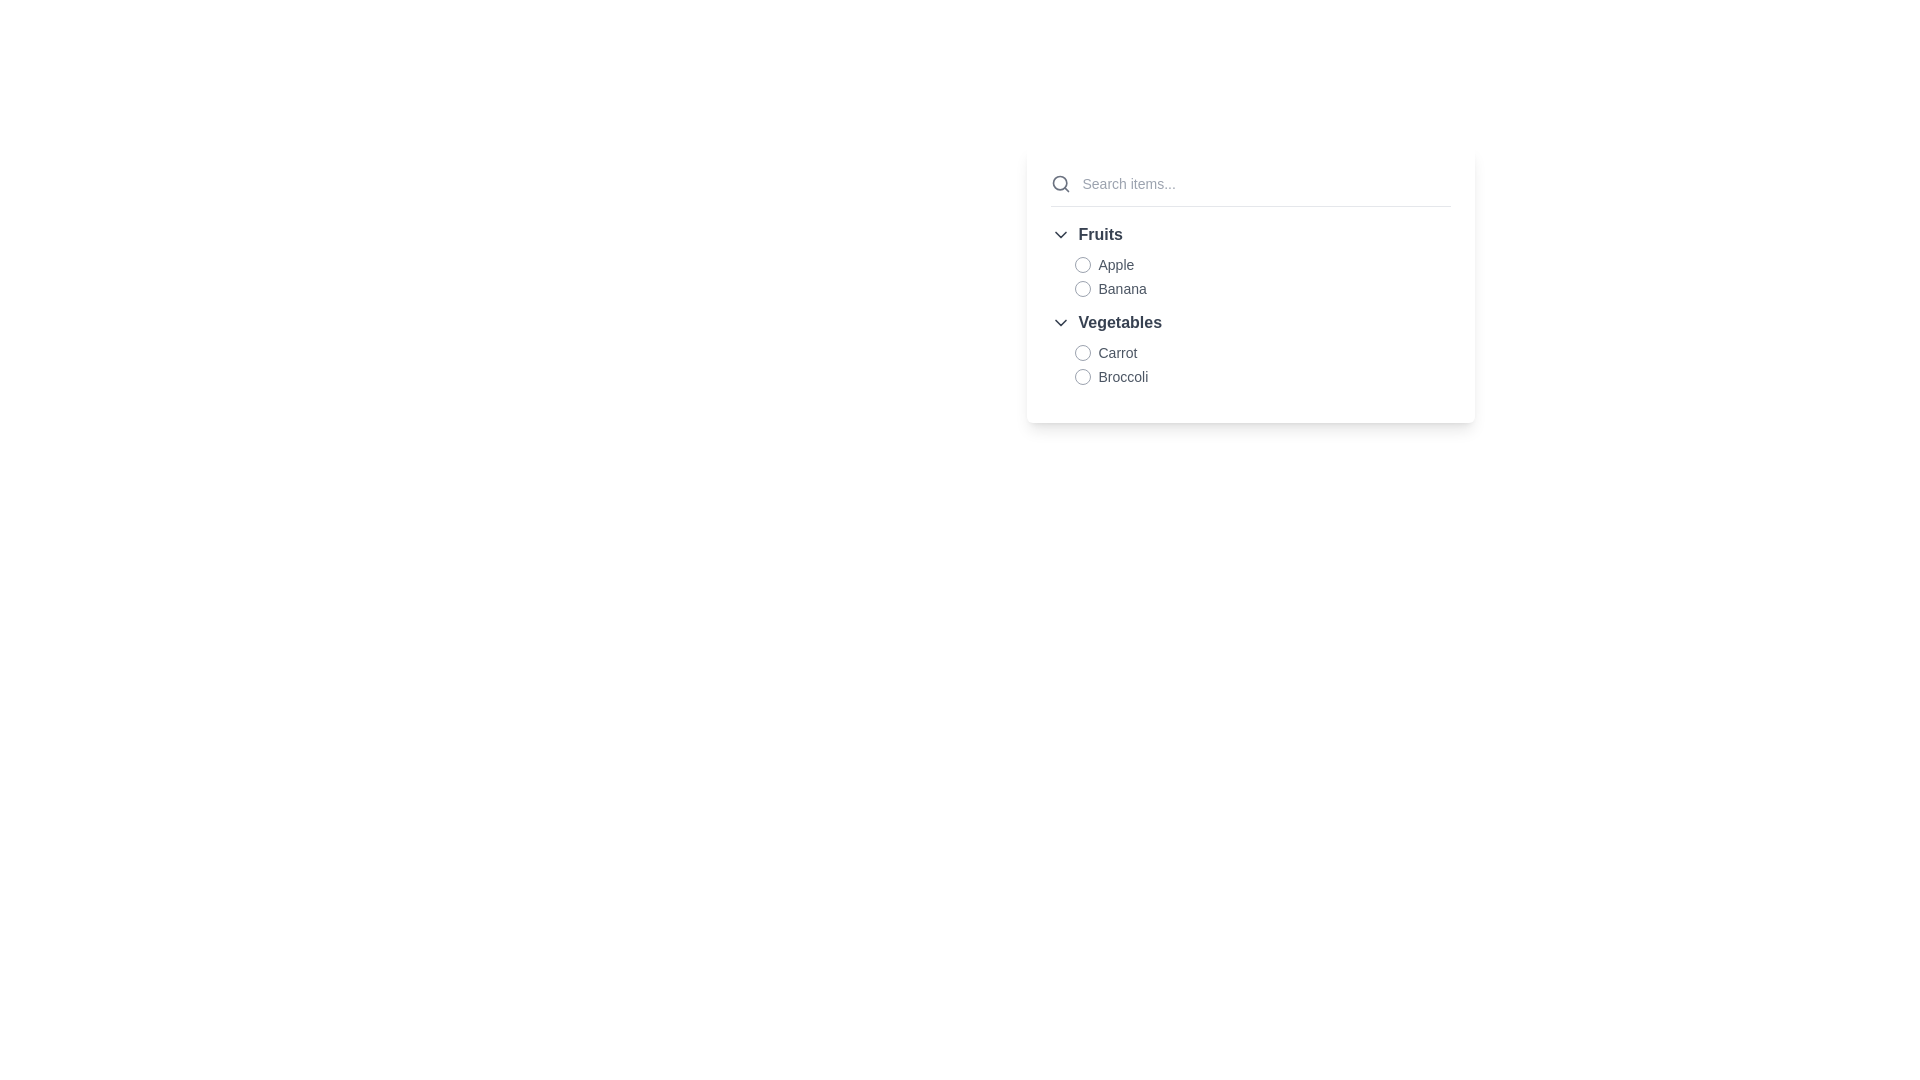  I want to click on the downward-pointing chevron icon, which is styled with a thin black stroke and positioned to the left of the 'Fruits' text, so click(1059, 234).